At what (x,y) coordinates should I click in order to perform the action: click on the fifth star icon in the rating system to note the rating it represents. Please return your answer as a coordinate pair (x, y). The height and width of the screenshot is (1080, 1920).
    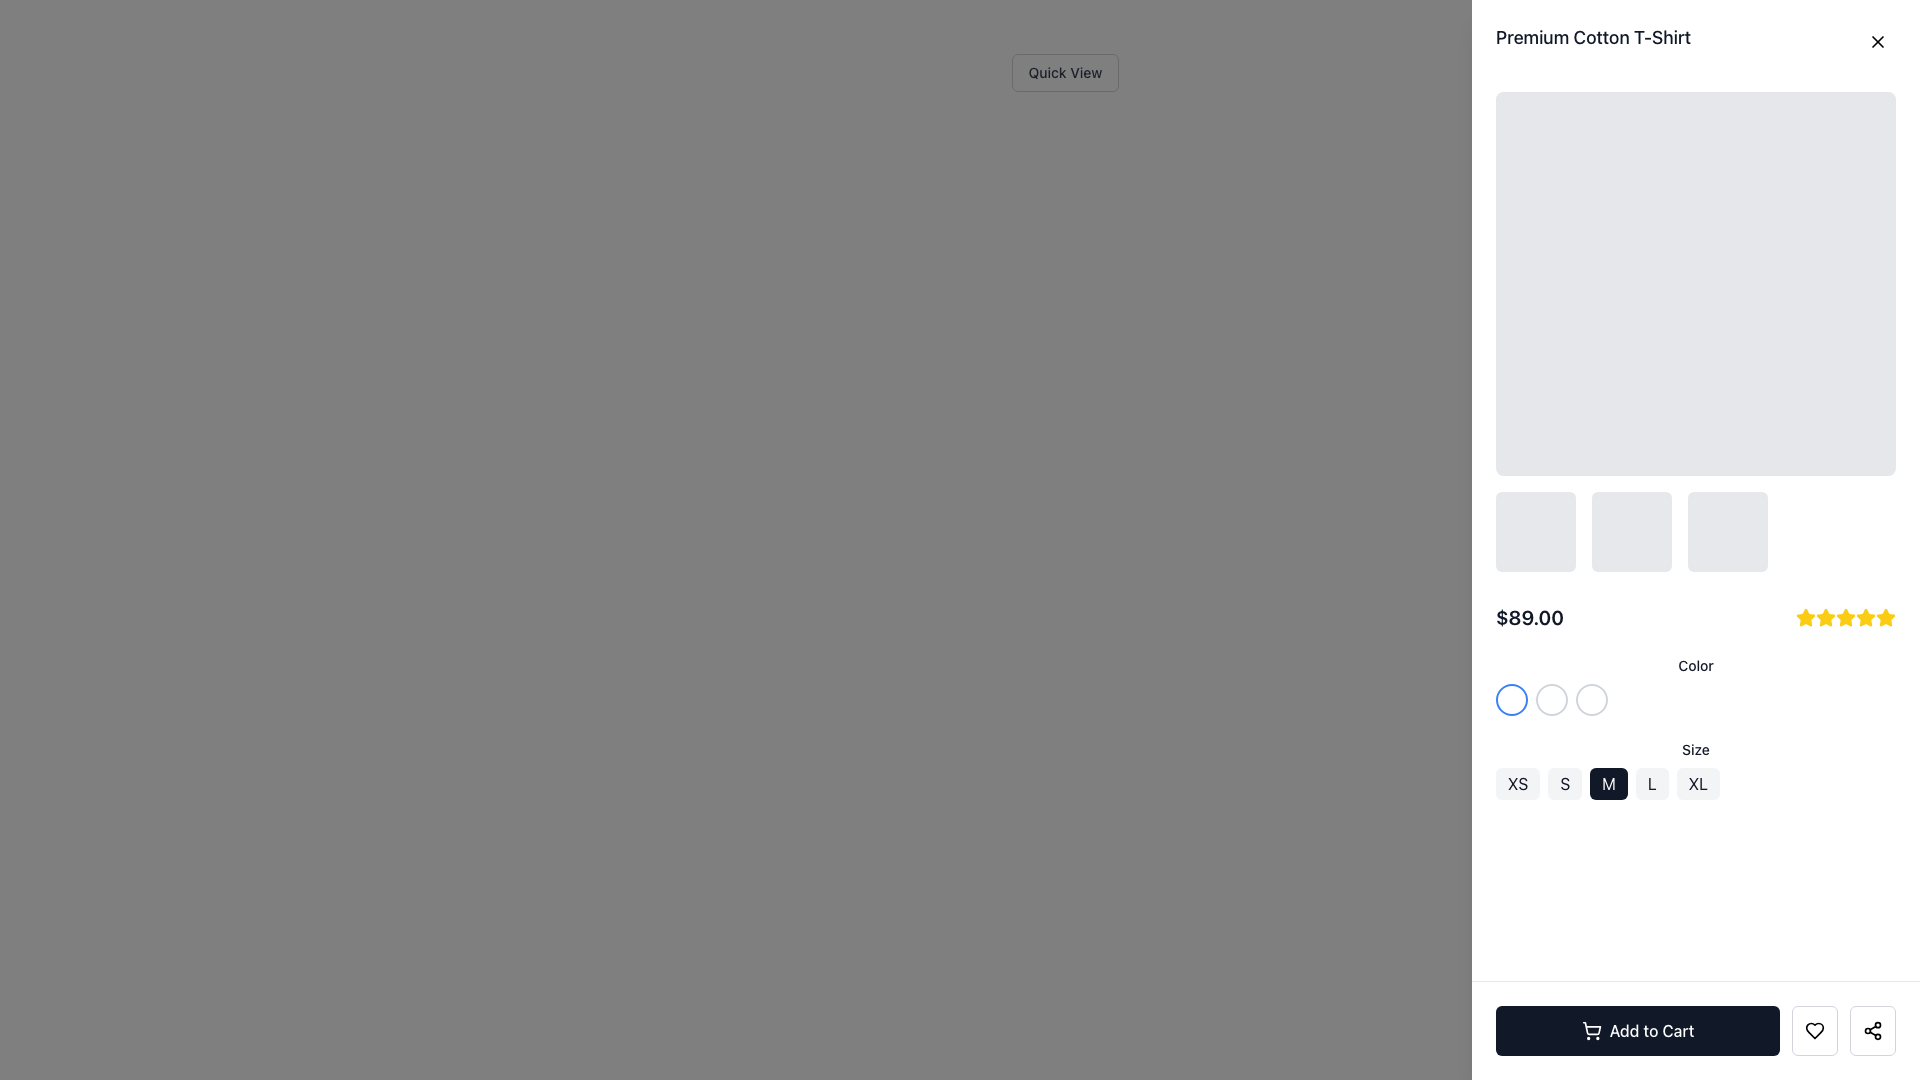
    Looking at the image, I should click on (1865, 616).